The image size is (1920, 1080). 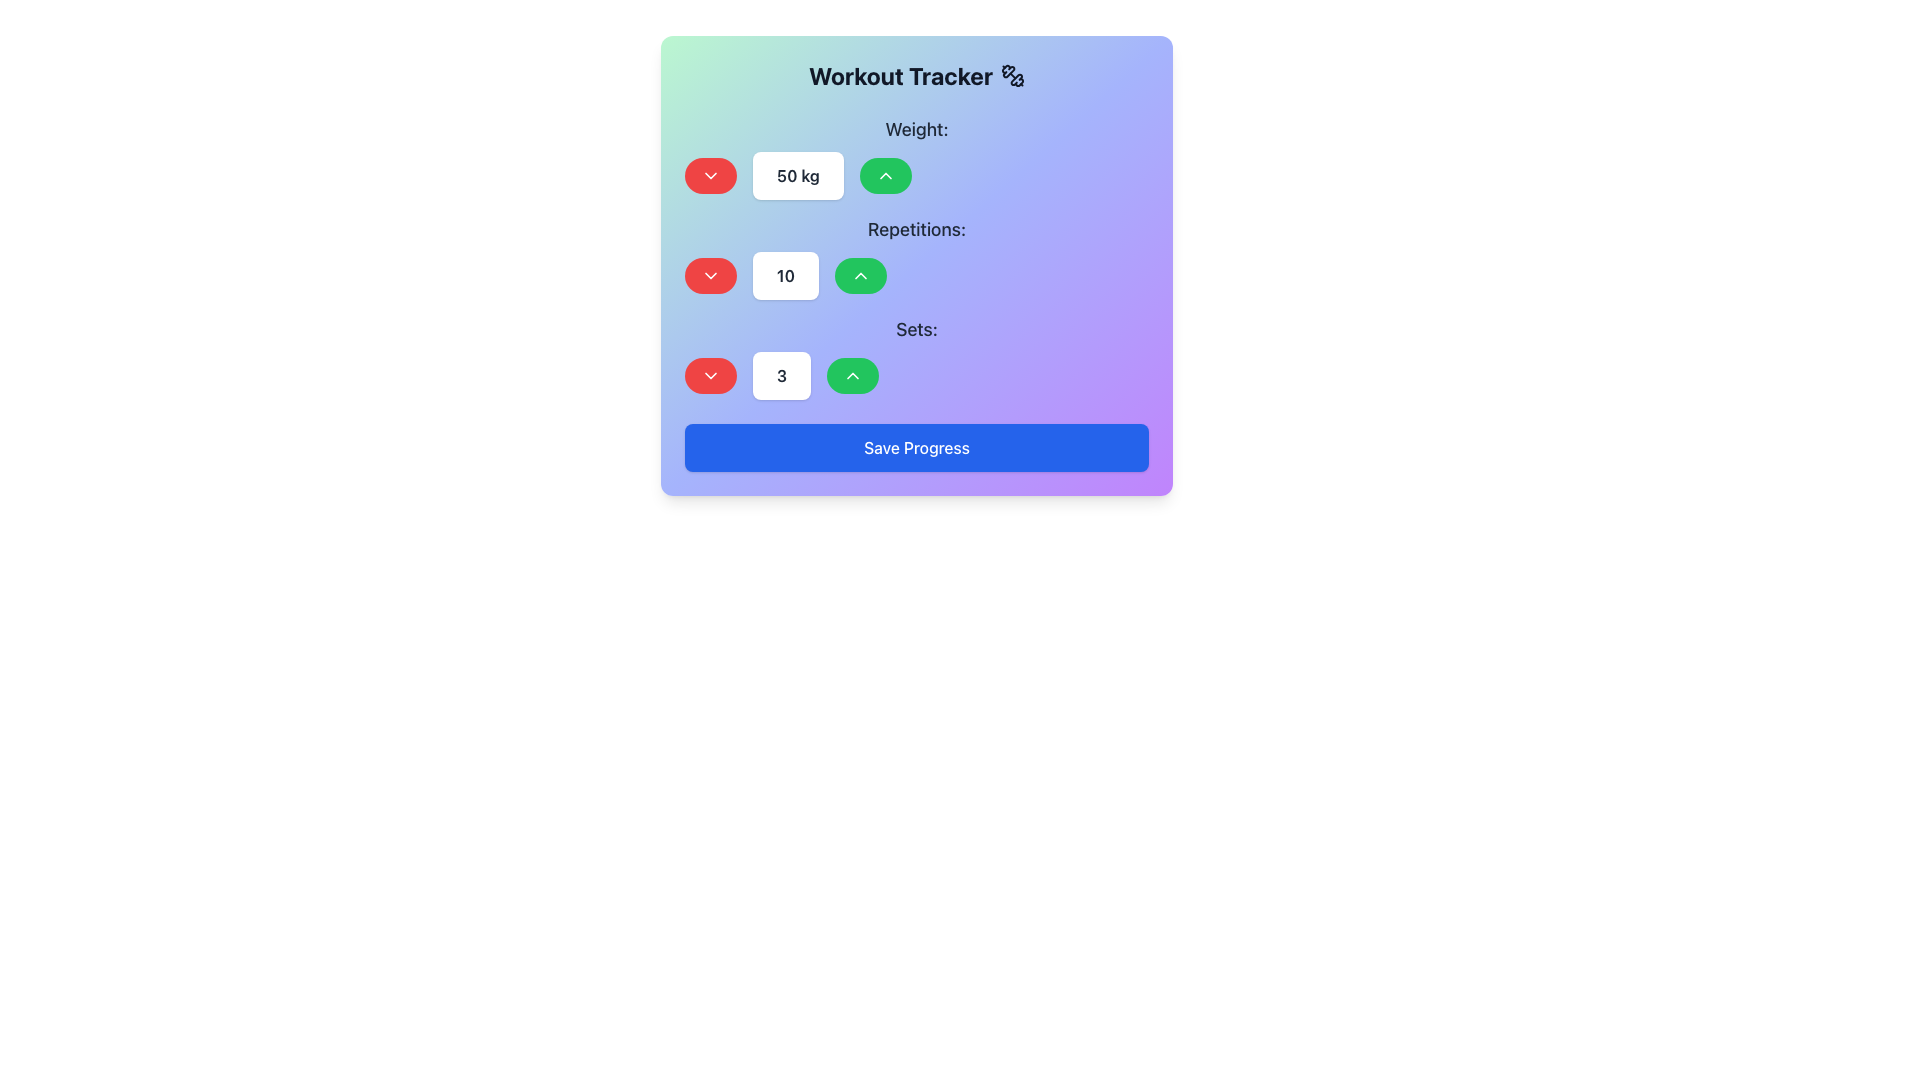 What do you see at coordinates (853, 375) in the screenshot?
I see `the 'increase Sets' button in the 'Workout Tracker' interface` at bounding box center [853, 375].